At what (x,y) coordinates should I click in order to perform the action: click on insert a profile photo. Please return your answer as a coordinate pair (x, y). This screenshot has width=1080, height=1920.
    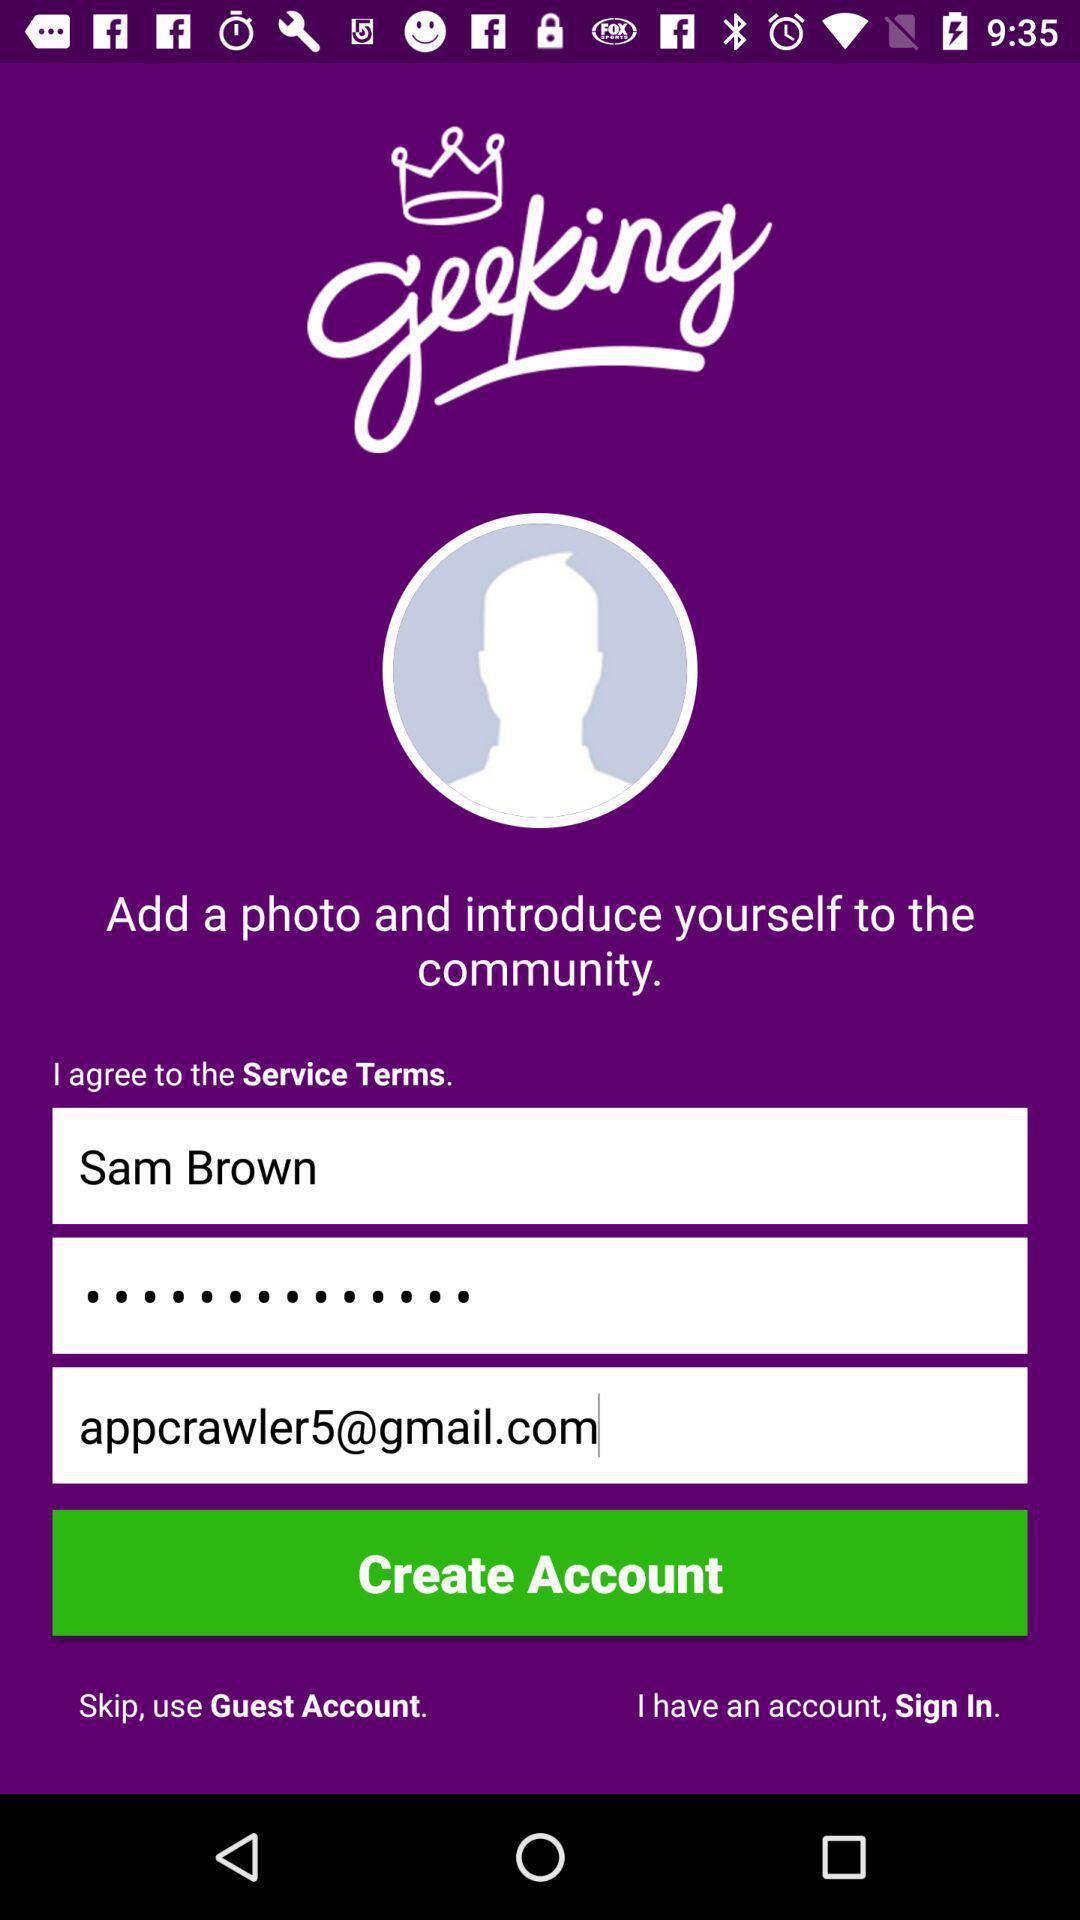
    Looking at the image, I should click on (540, 670).